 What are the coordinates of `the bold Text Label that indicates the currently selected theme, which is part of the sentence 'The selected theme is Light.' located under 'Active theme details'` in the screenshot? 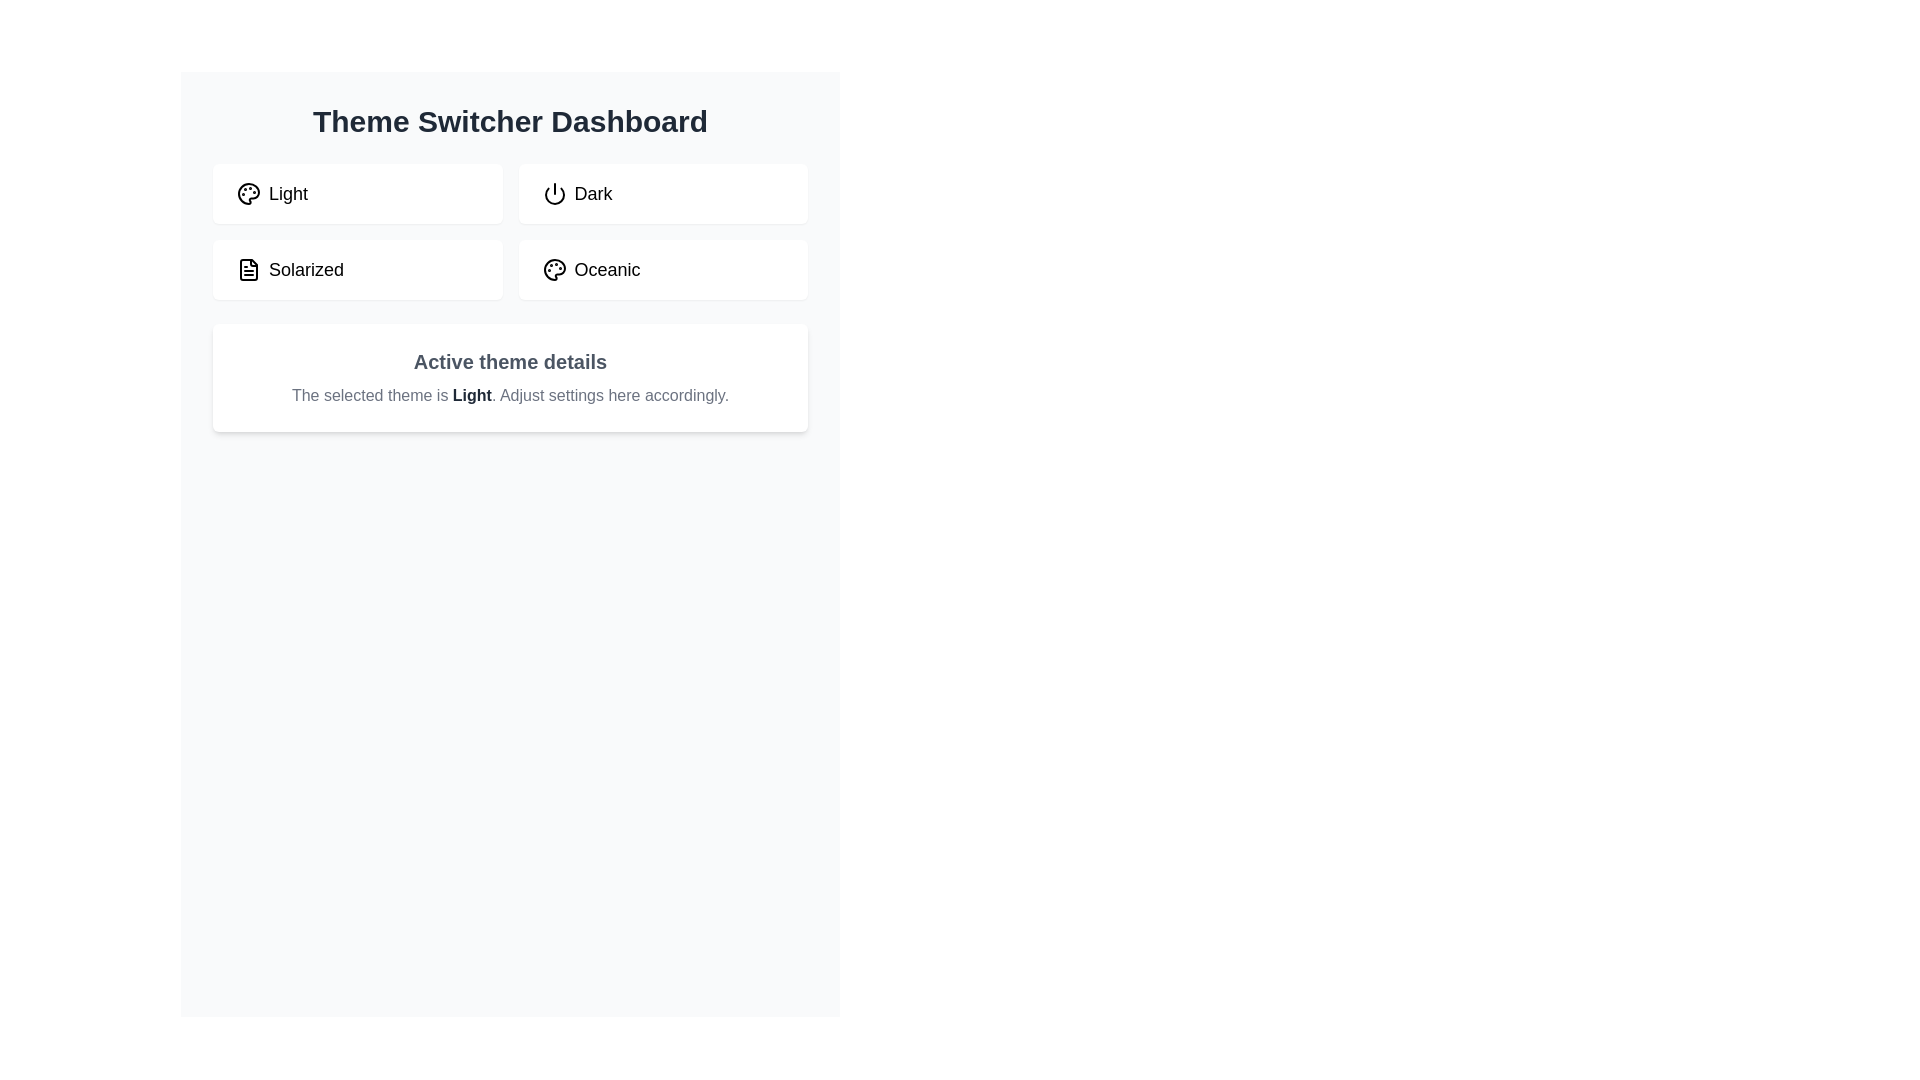 It's located at (471, 395).